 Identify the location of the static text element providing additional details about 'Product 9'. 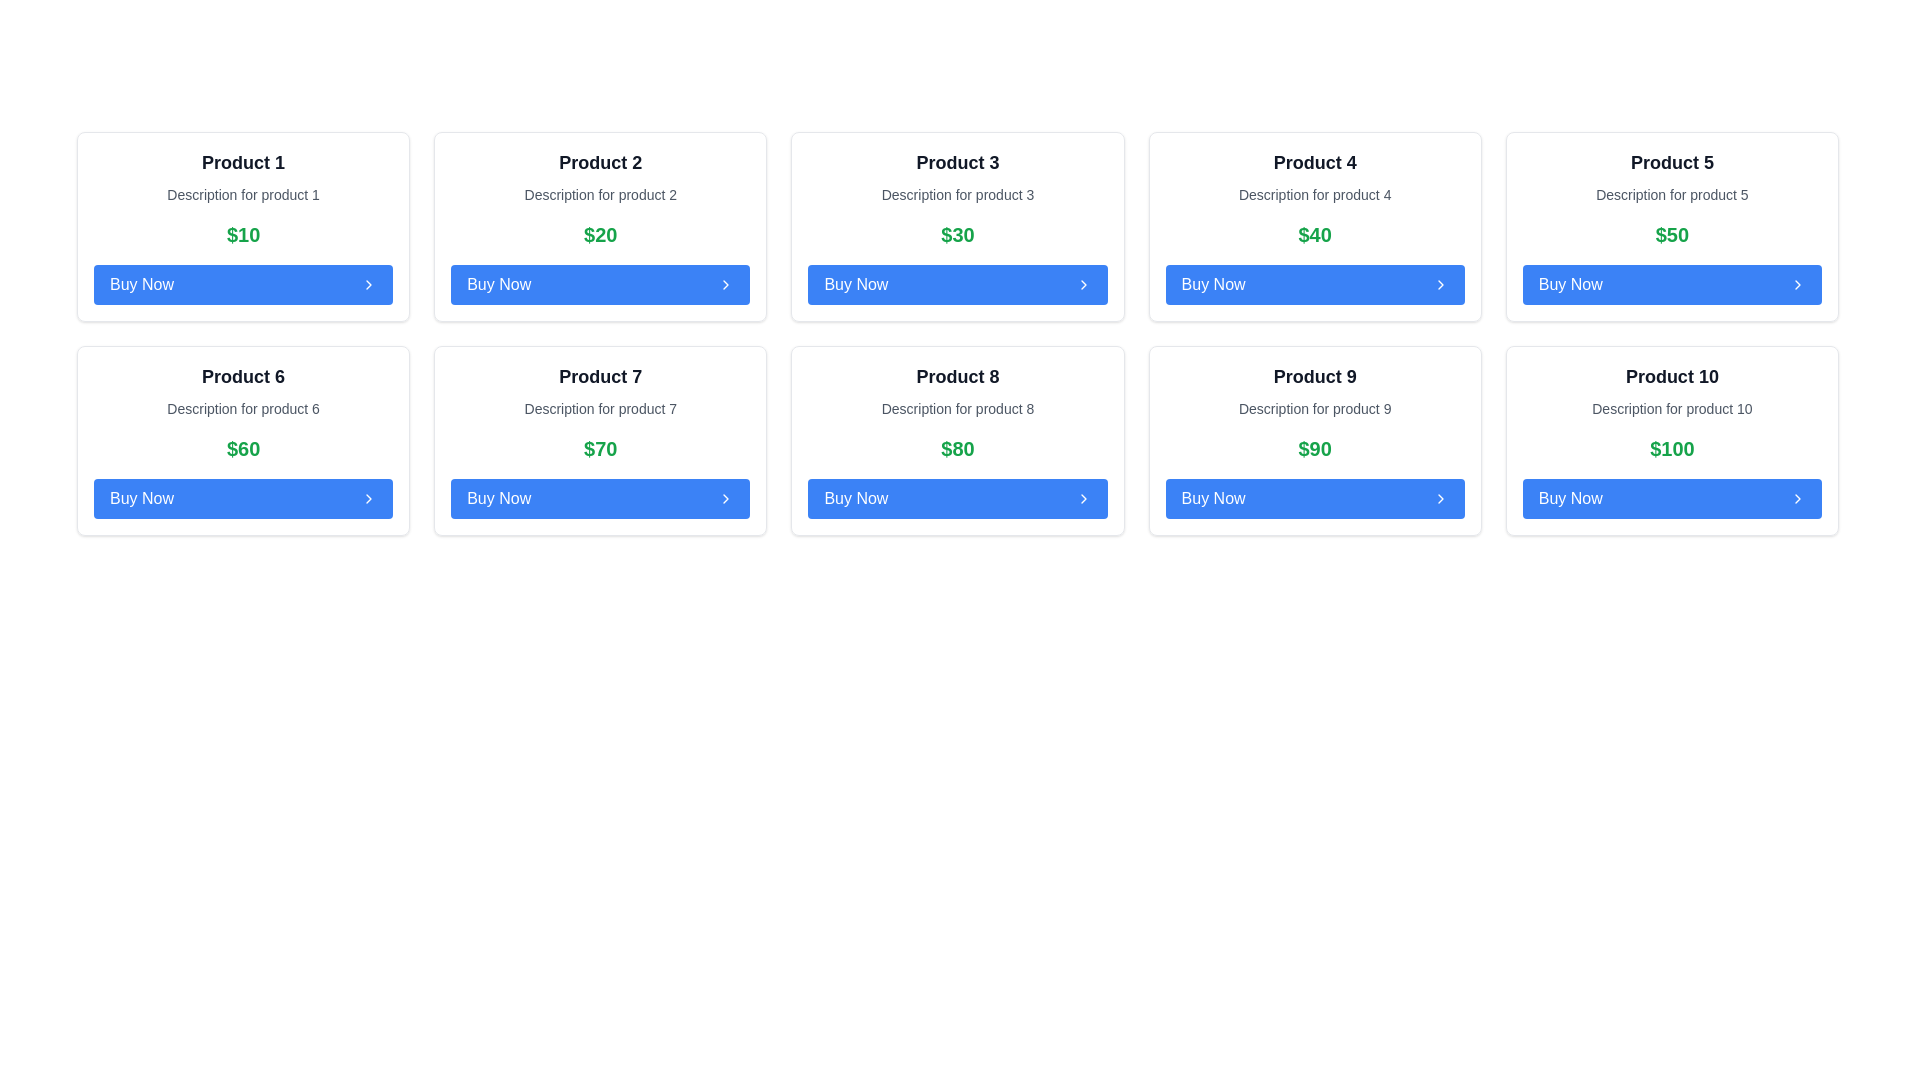
(1315, 407).